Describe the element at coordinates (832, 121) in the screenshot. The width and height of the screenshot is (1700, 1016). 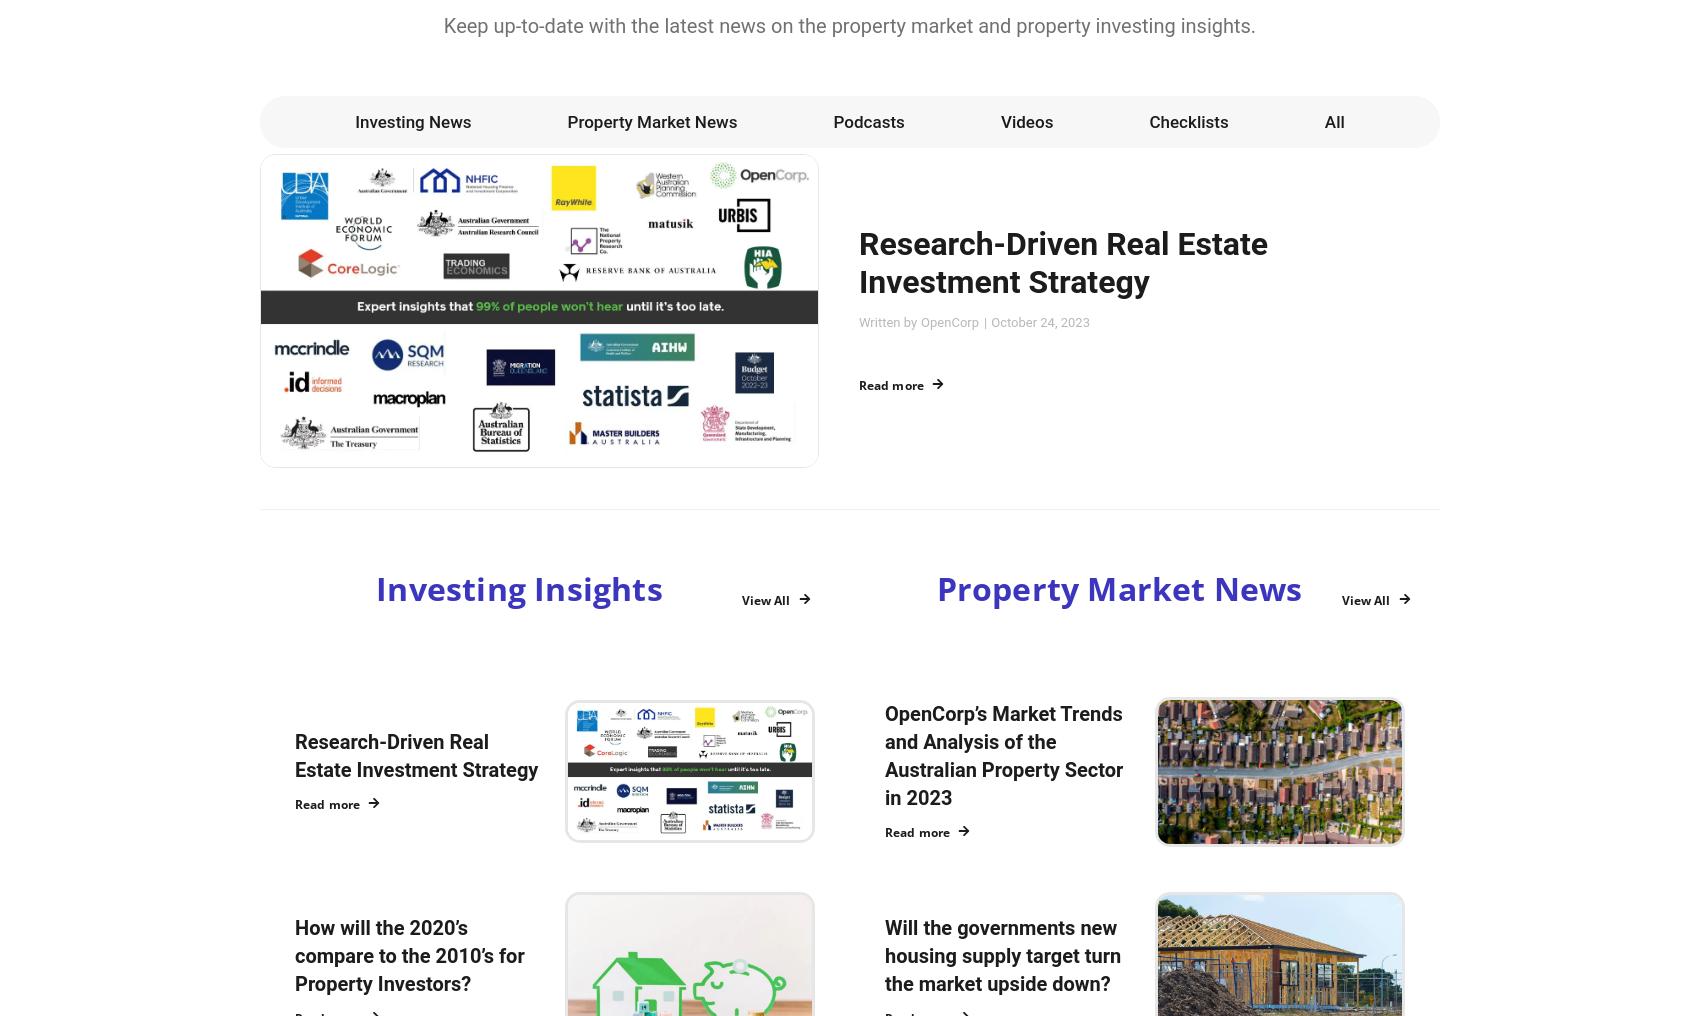
I see `'Podcasts'` at that location.